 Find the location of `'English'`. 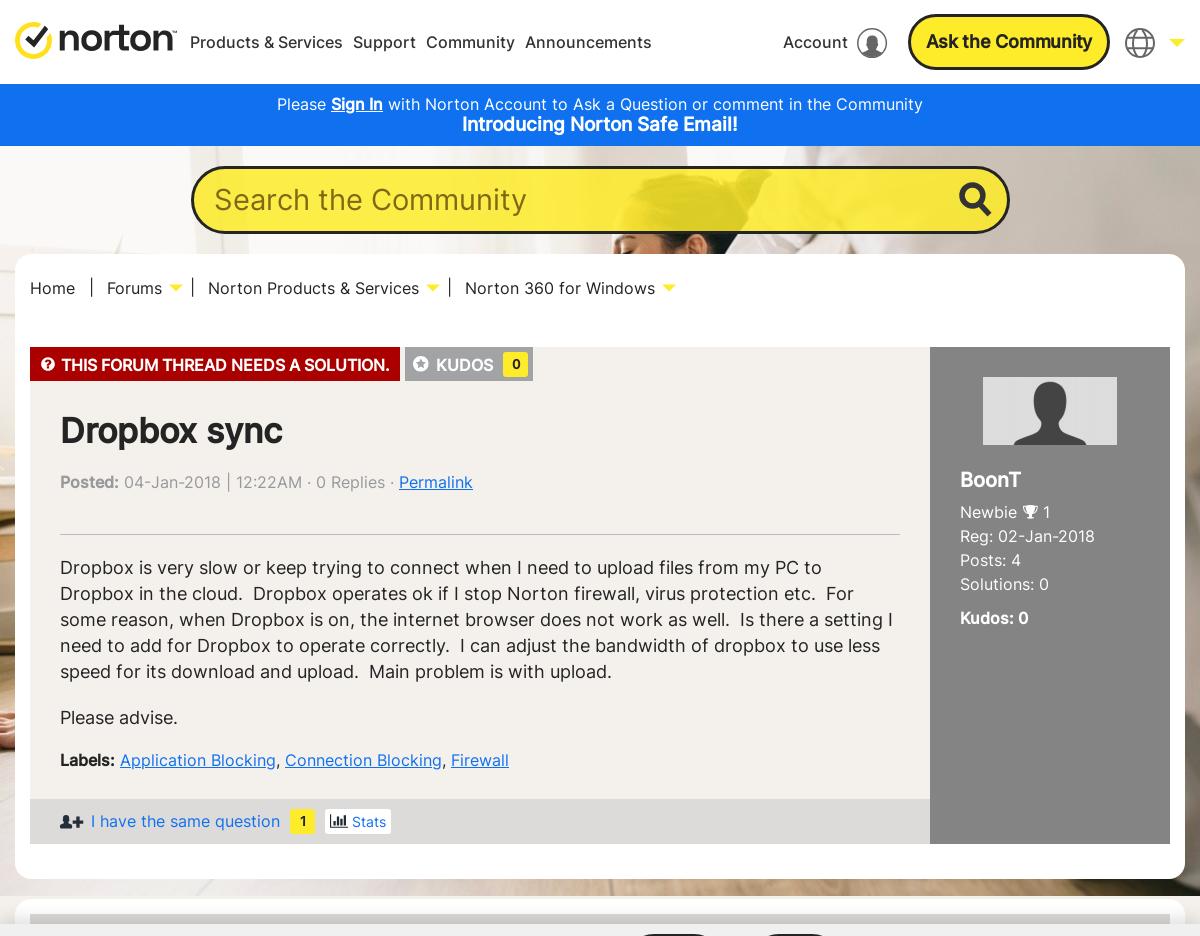

'English' is located at coordinates (1028, 124).